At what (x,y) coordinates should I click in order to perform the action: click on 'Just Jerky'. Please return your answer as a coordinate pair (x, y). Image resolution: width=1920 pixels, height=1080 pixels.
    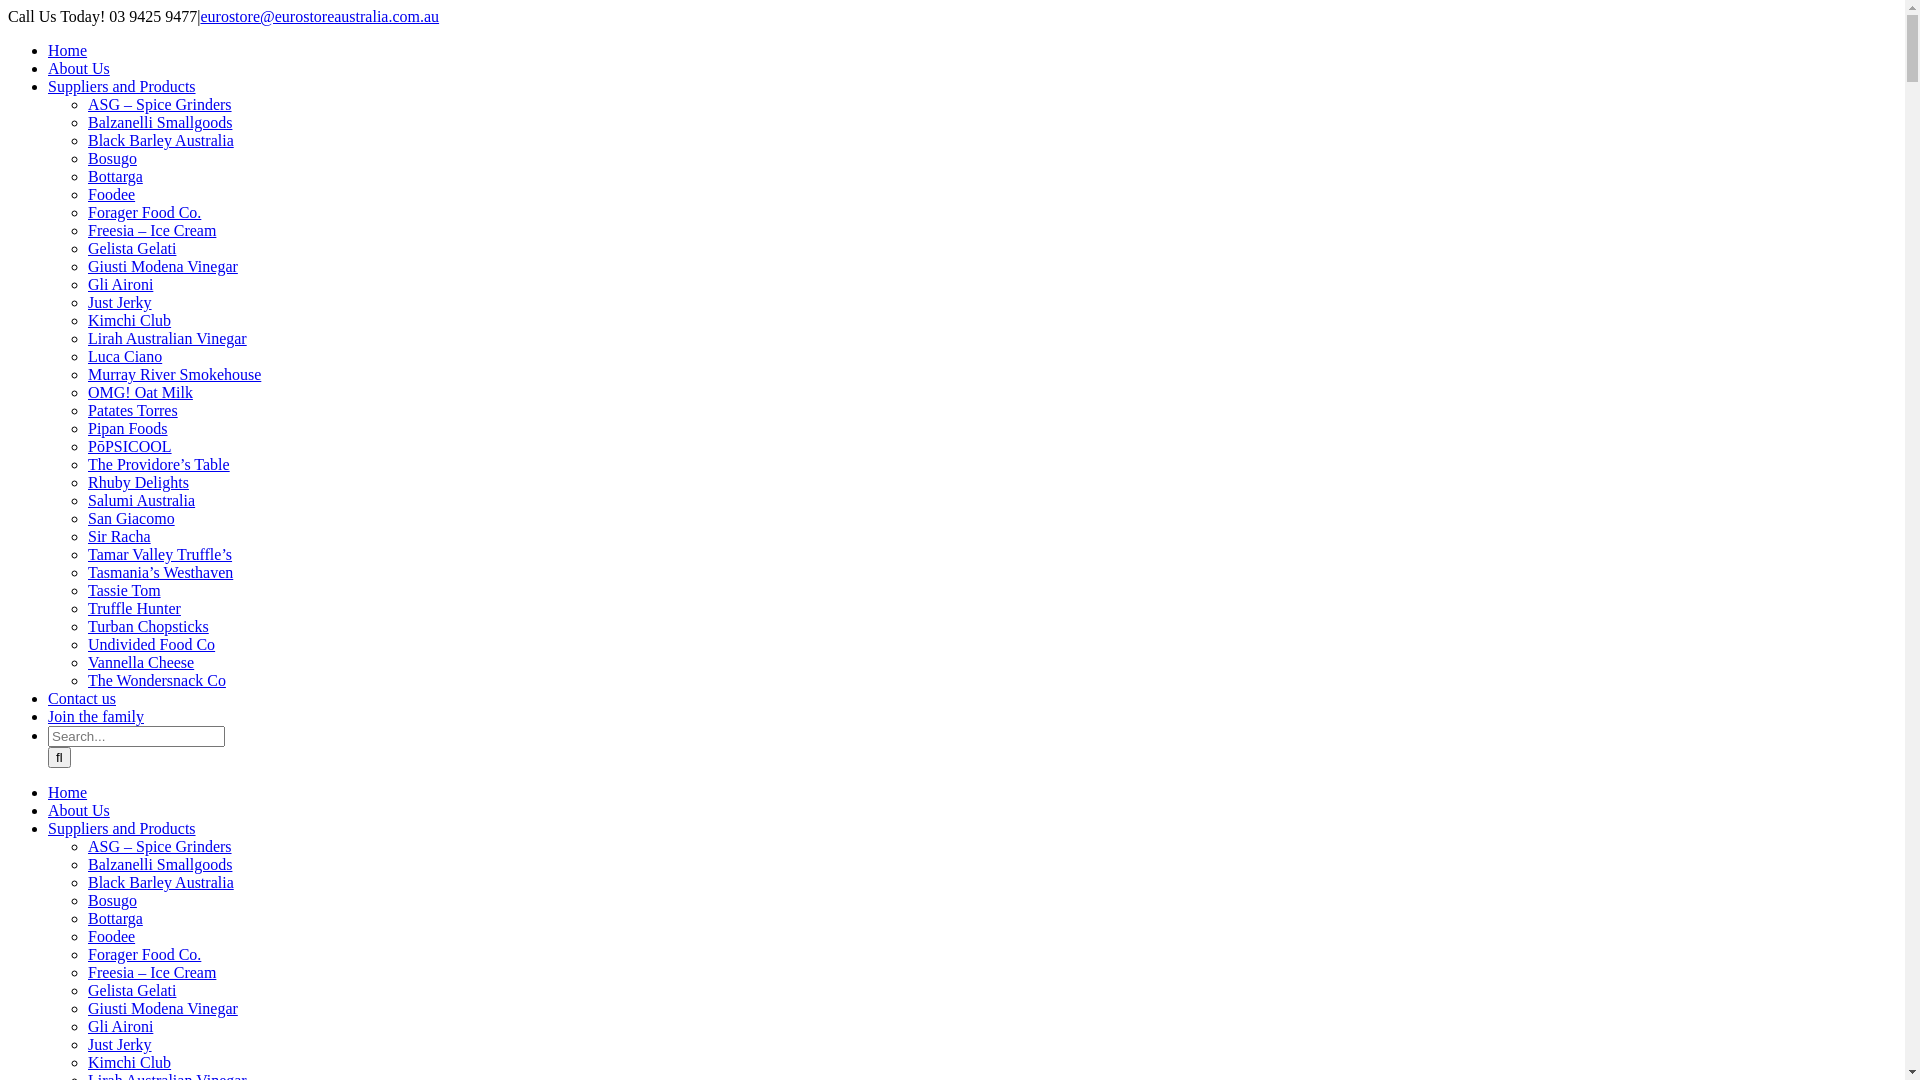
    Looking at the image, I should click on (119, 302).